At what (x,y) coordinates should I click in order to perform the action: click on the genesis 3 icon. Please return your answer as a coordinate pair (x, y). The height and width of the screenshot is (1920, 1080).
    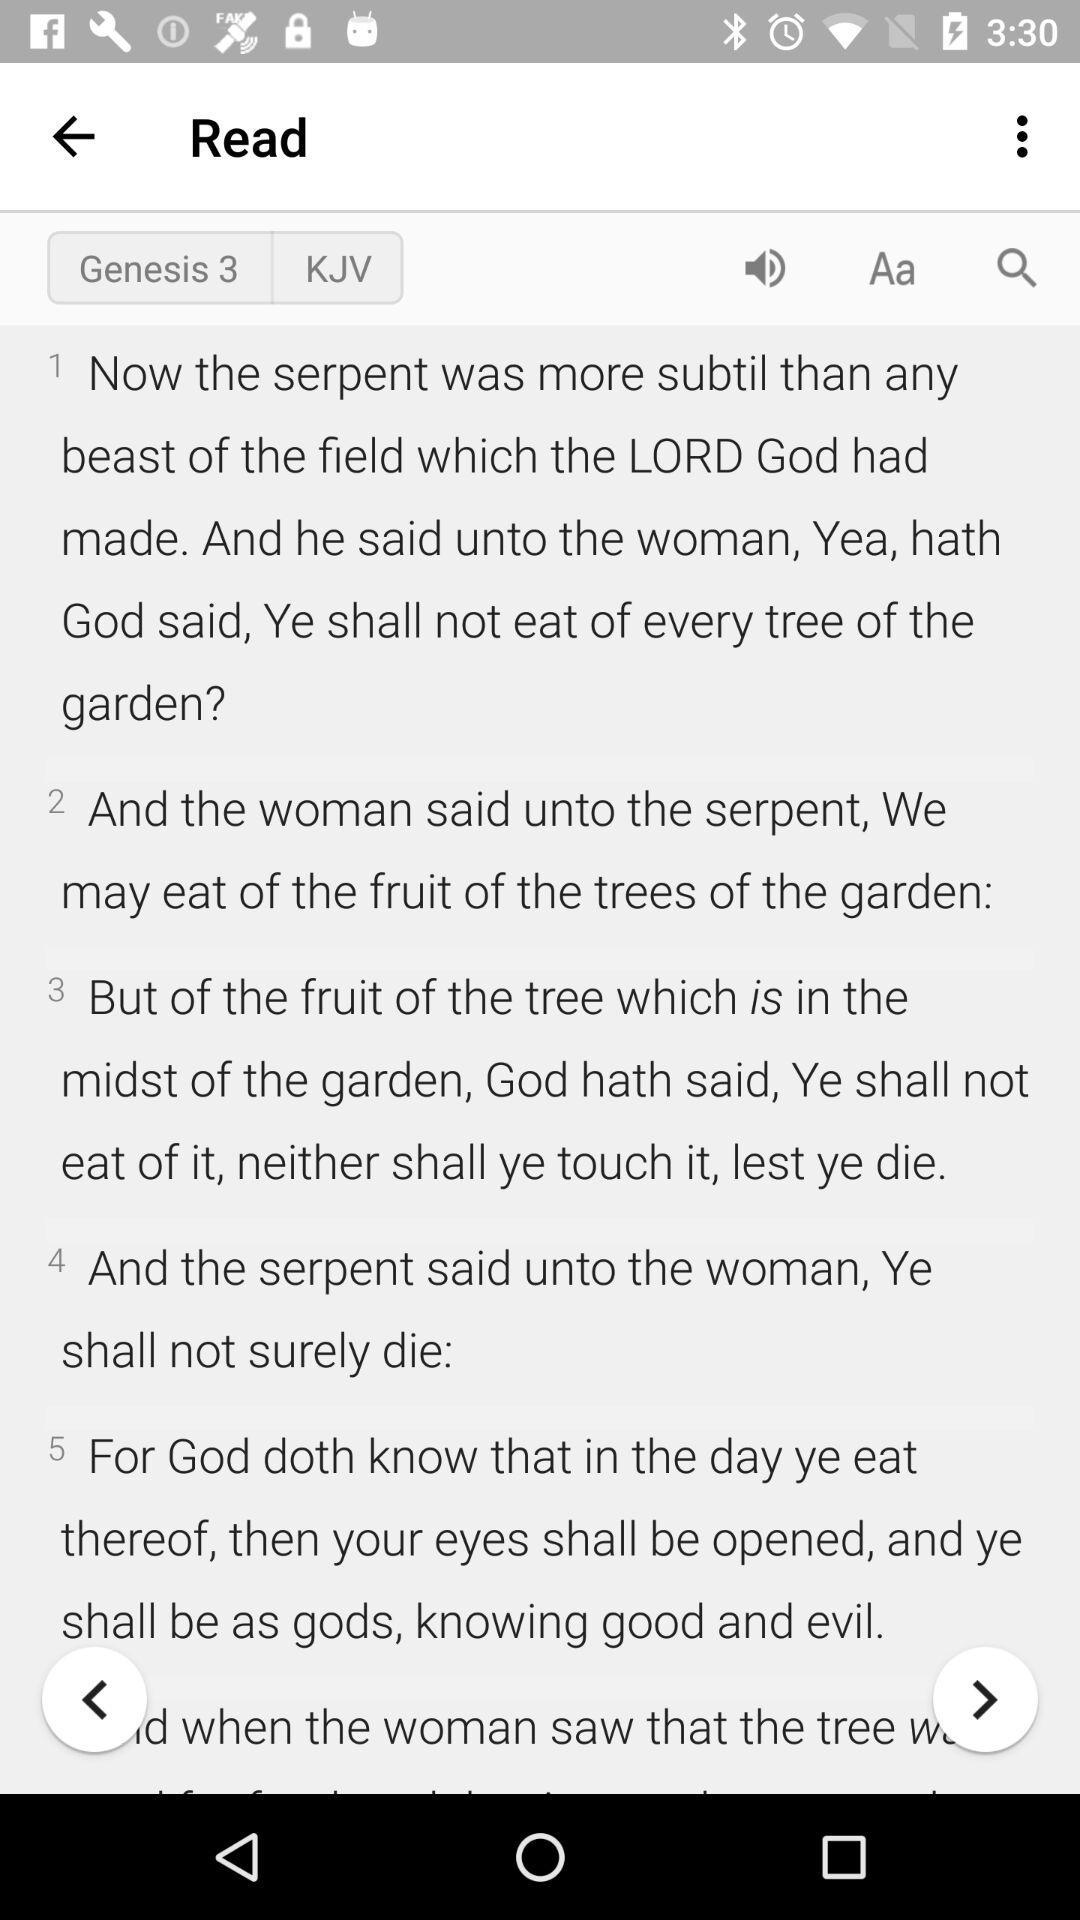
    Looking at the image, I should click on (157, 266).